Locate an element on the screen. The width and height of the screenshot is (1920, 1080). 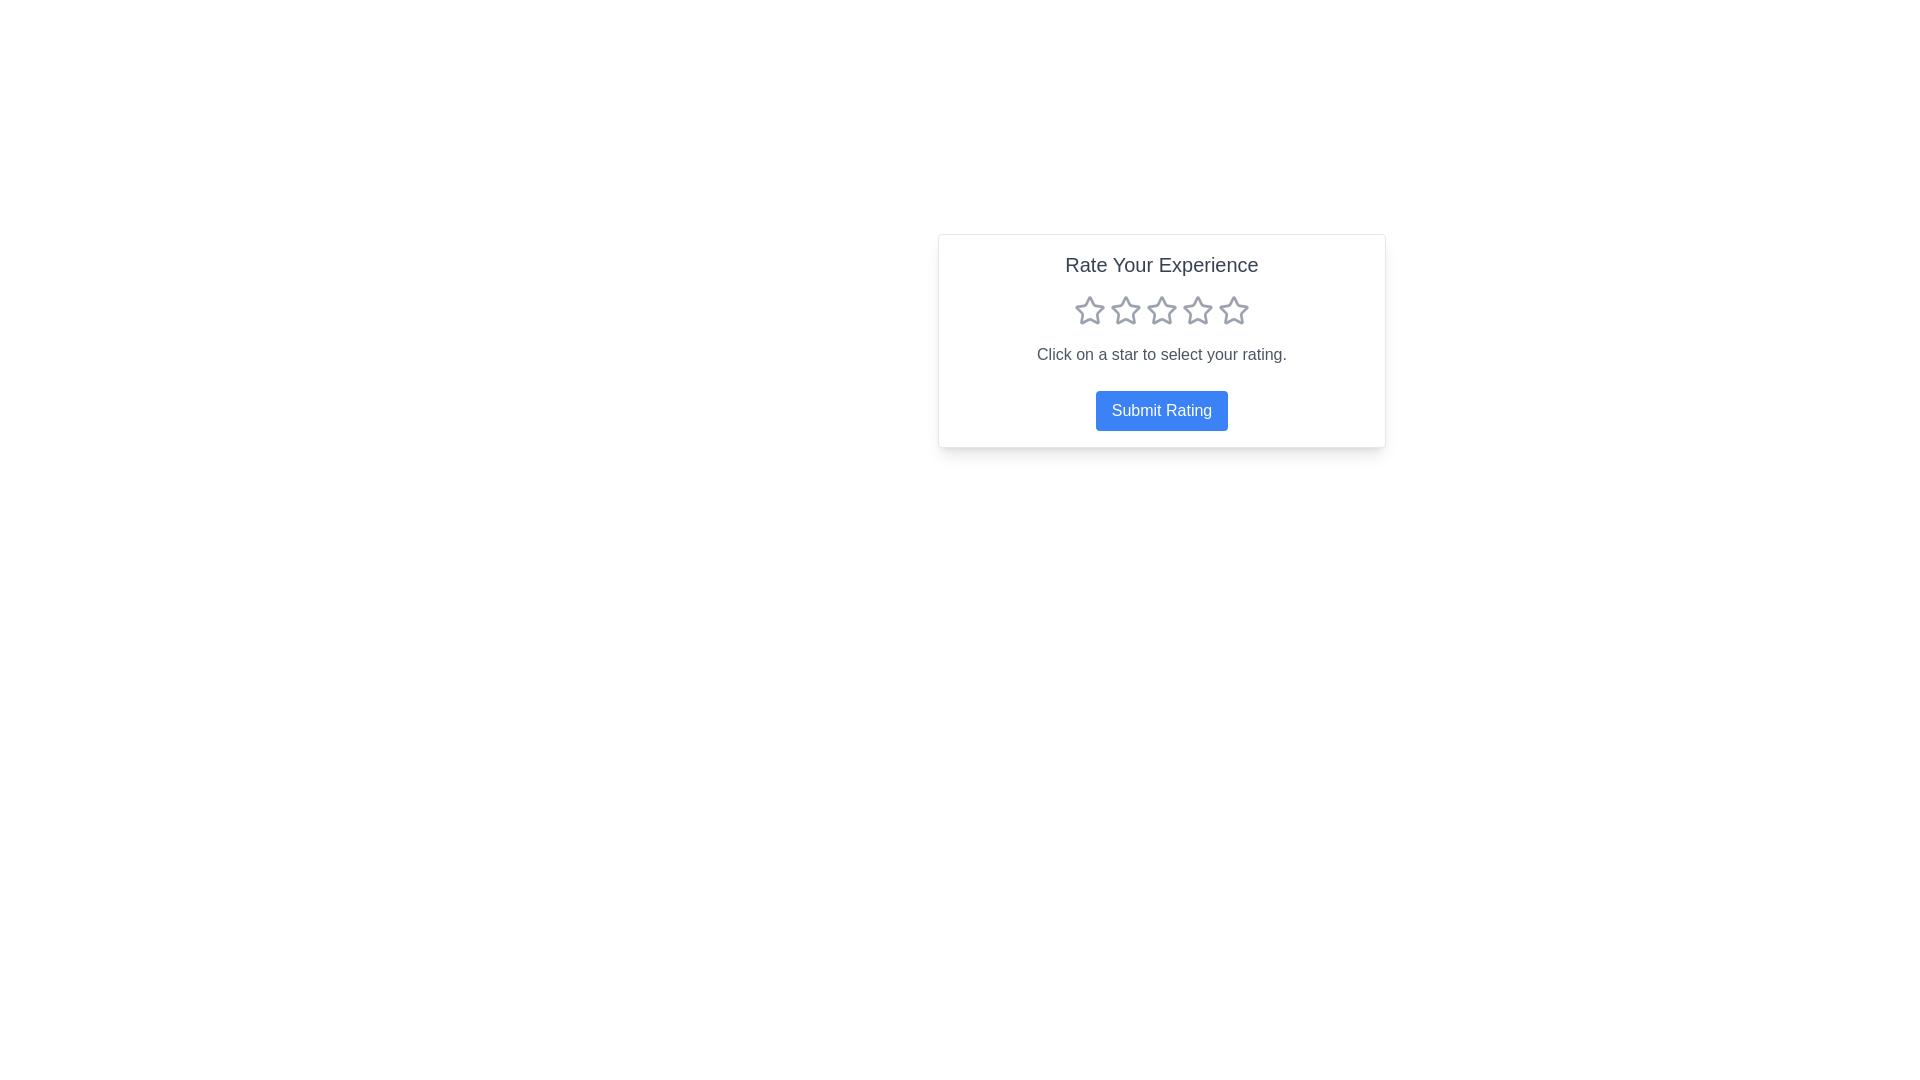
the third rating star icon in the 'Rate Your Experience' card is located at coordinates (1161, 310).